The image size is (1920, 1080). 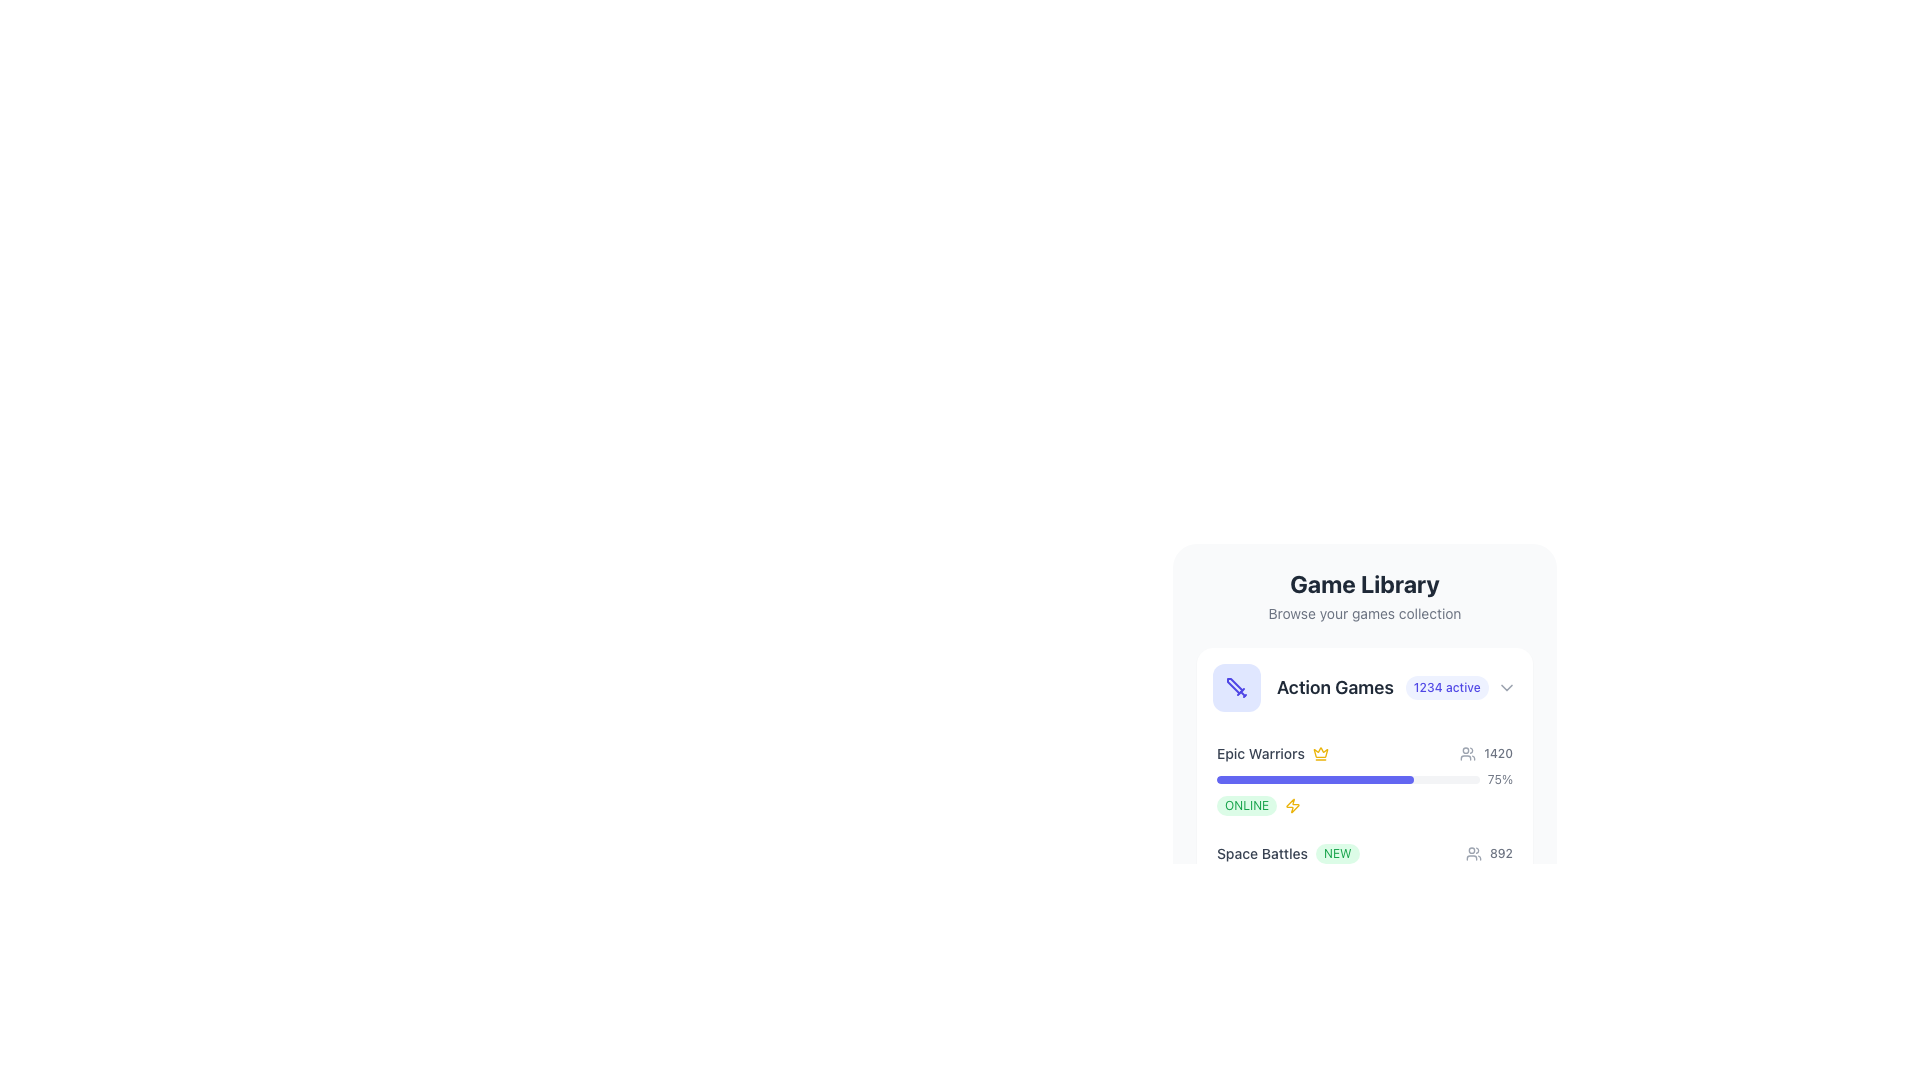 I want to click on the progress bar located beneath the 'Epic Warriors' title and above the 'ONLINE' label, which visually represents the percentage value of progress, so click(x=1363, y=778).